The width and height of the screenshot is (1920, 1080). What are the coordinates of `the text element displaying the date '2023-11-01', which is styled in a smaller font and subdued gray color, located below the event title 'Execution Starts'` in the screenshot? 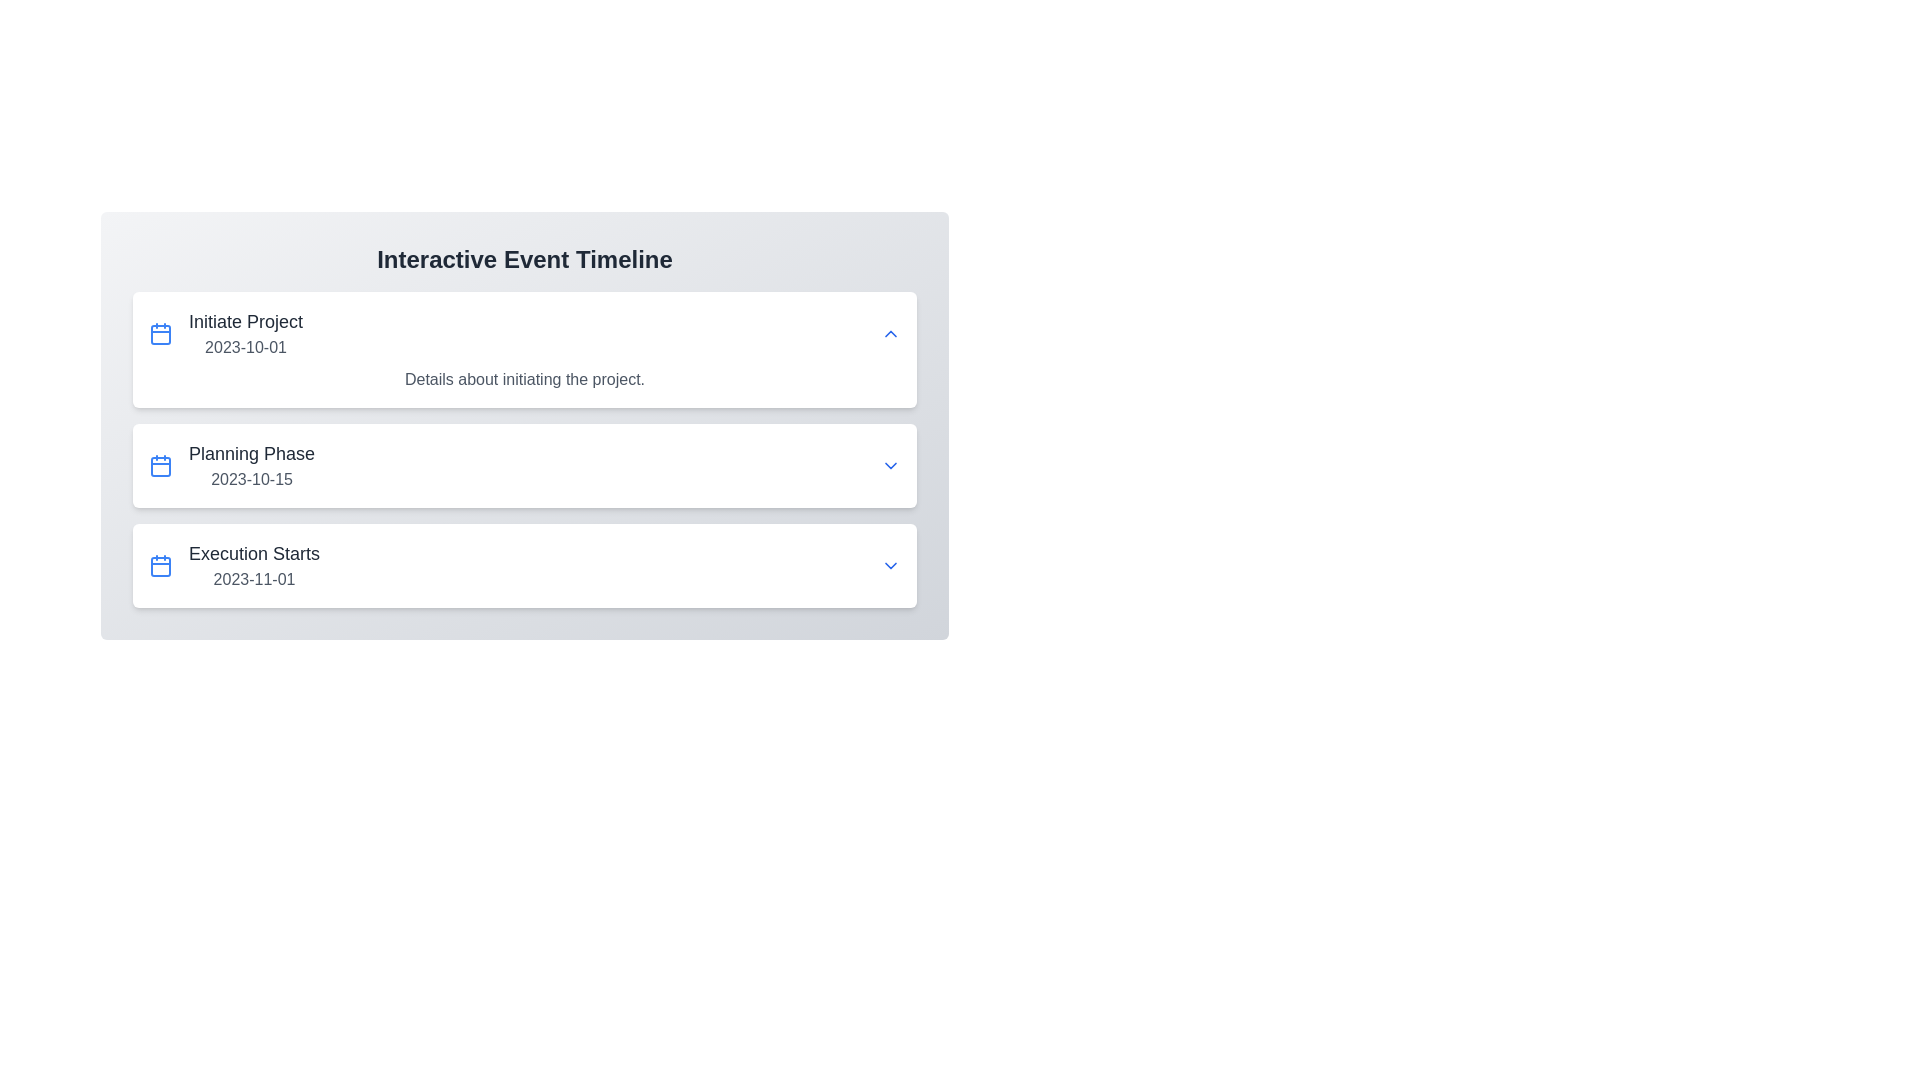 It's located at (253, 579).